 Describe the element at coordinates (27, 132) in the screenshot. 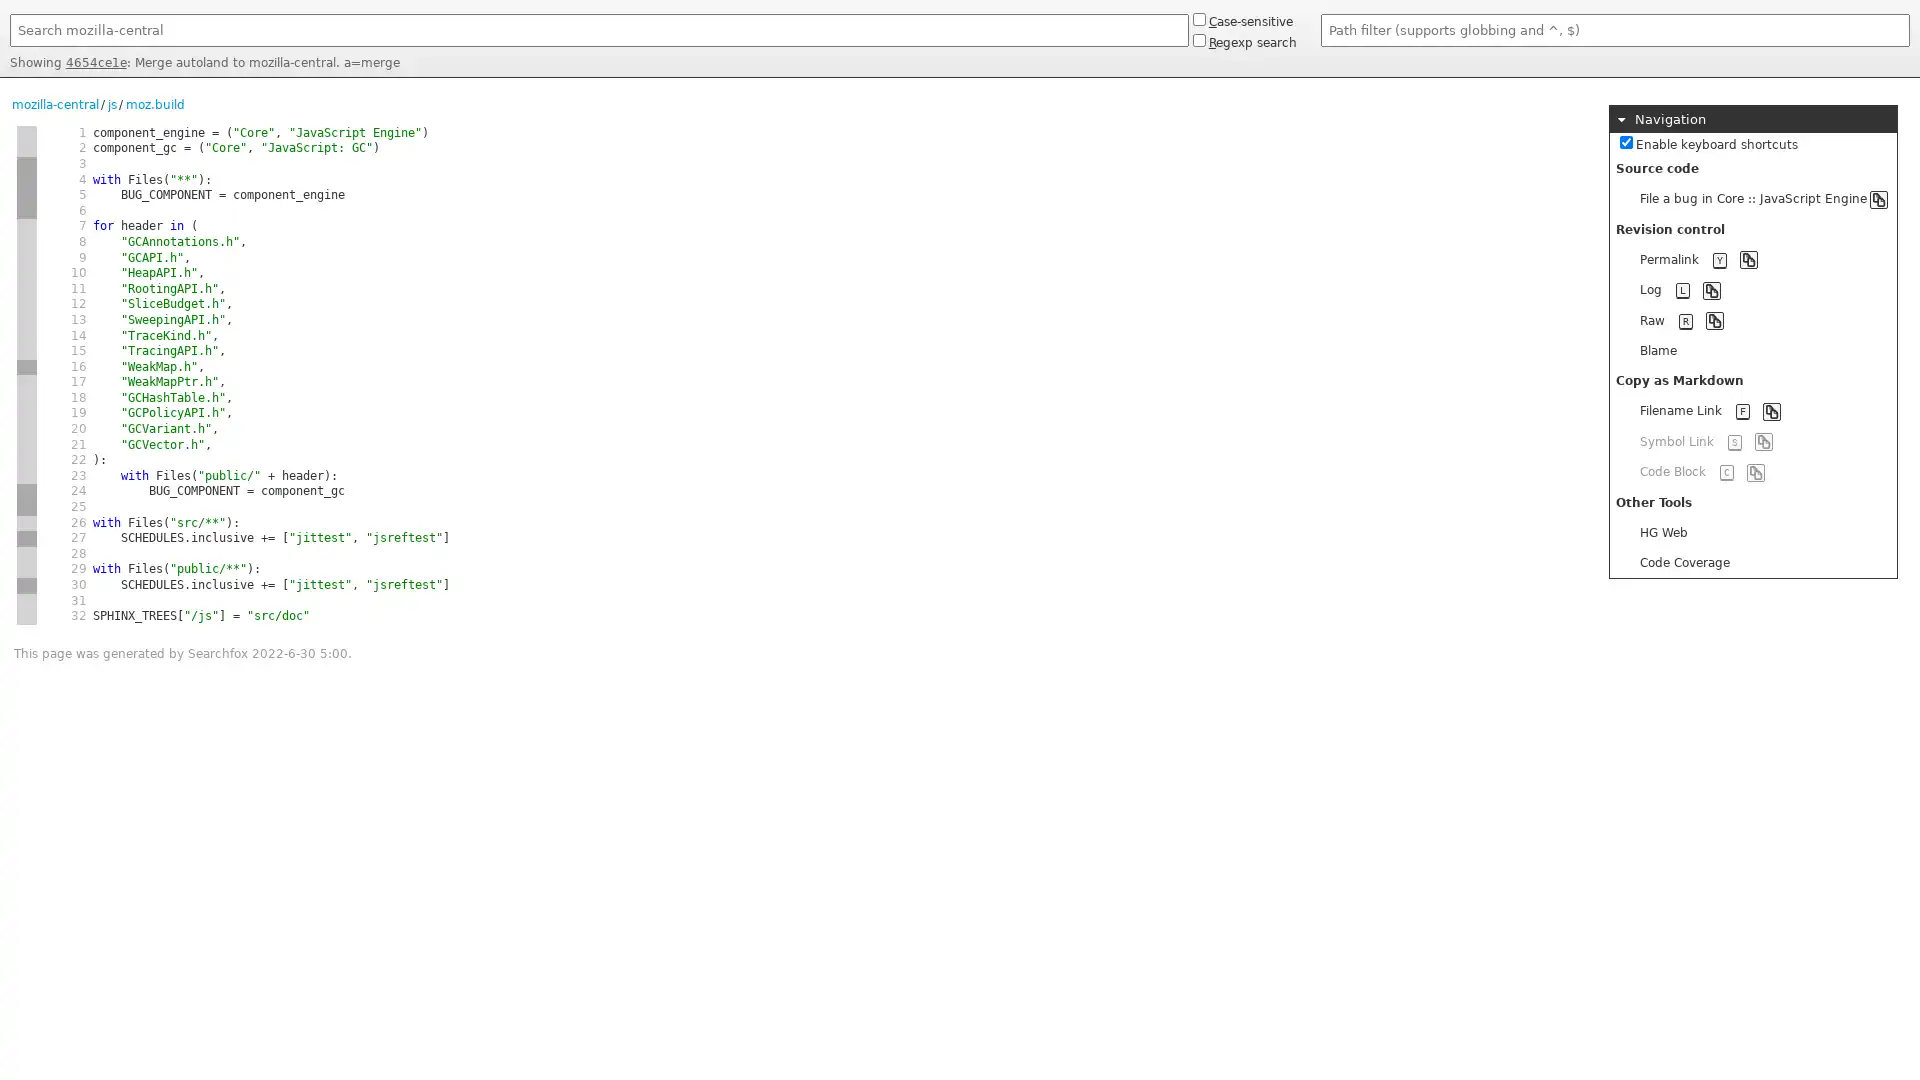

I see `new hash 1` at that location.